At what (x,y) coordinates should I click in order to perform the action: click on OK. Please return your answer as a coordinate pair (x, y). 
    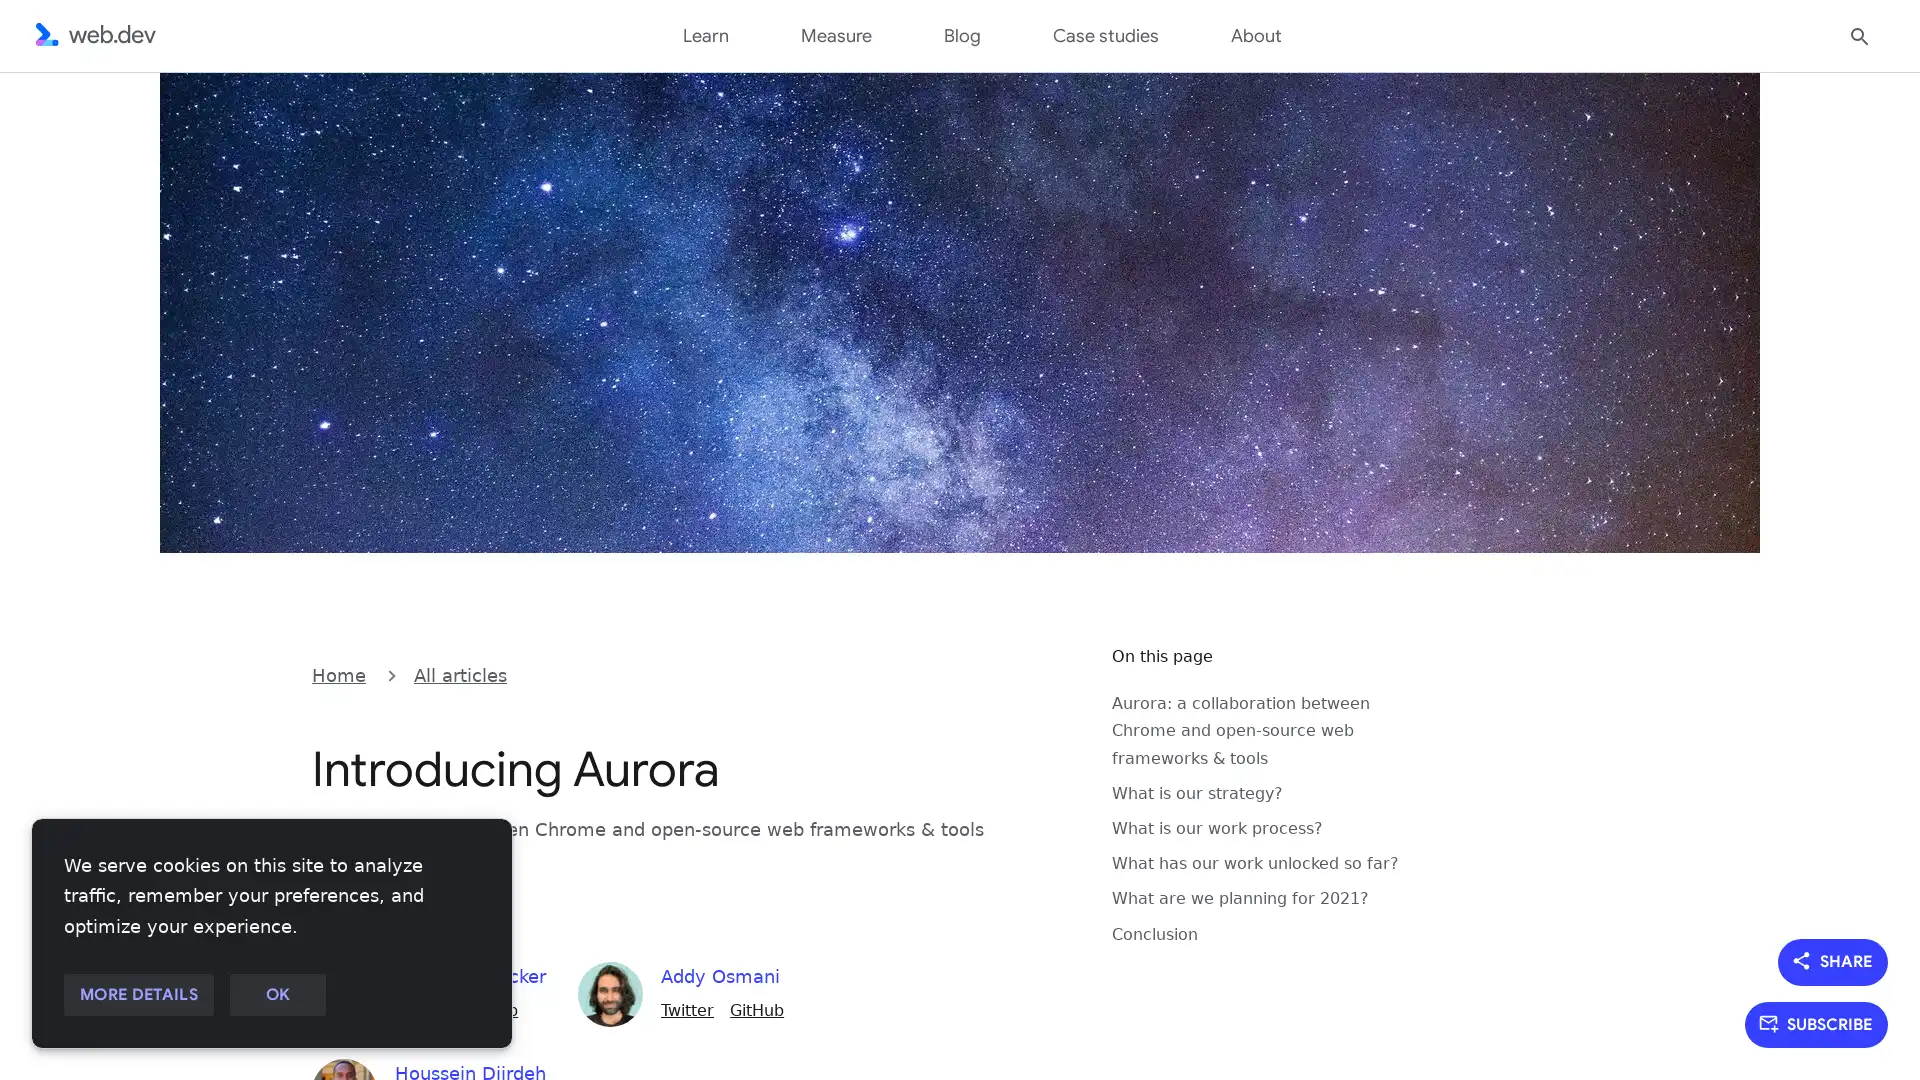
    Looking at the image, I should click on (276, 995).